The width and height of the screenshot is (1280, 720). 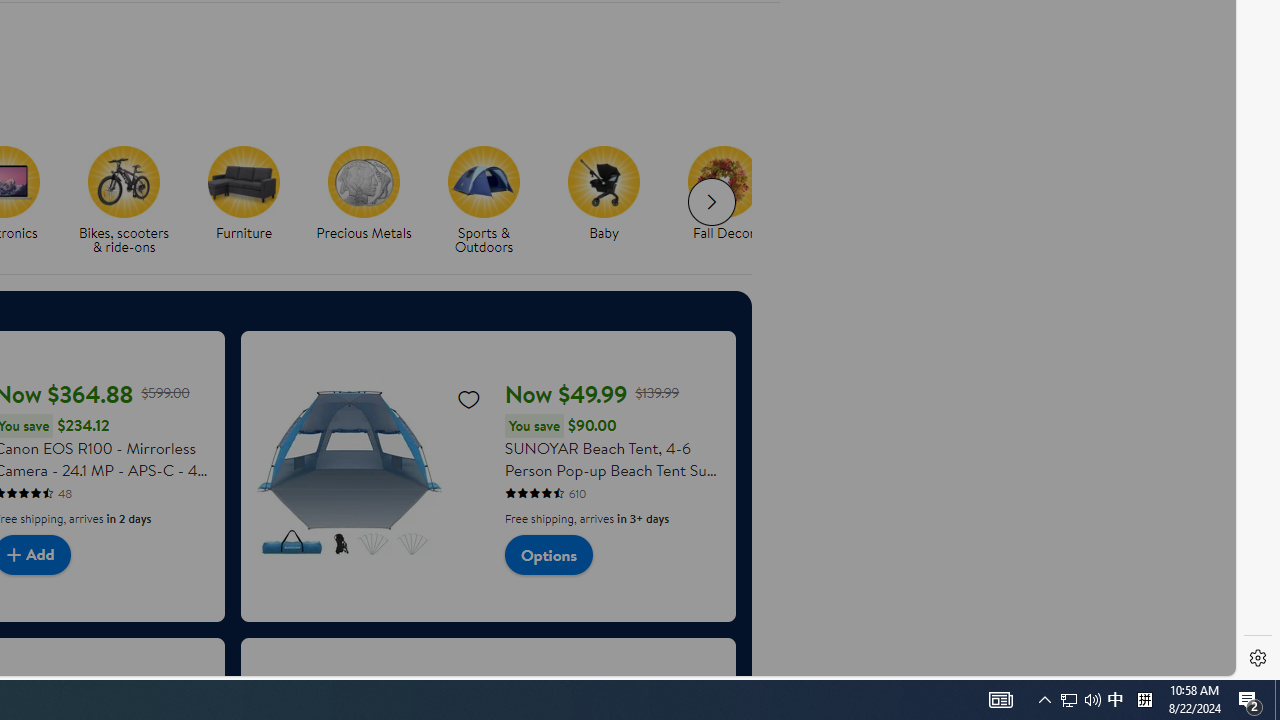 I want to click on 'Precious Metals Precious Metals', so click(x=364, y=194).